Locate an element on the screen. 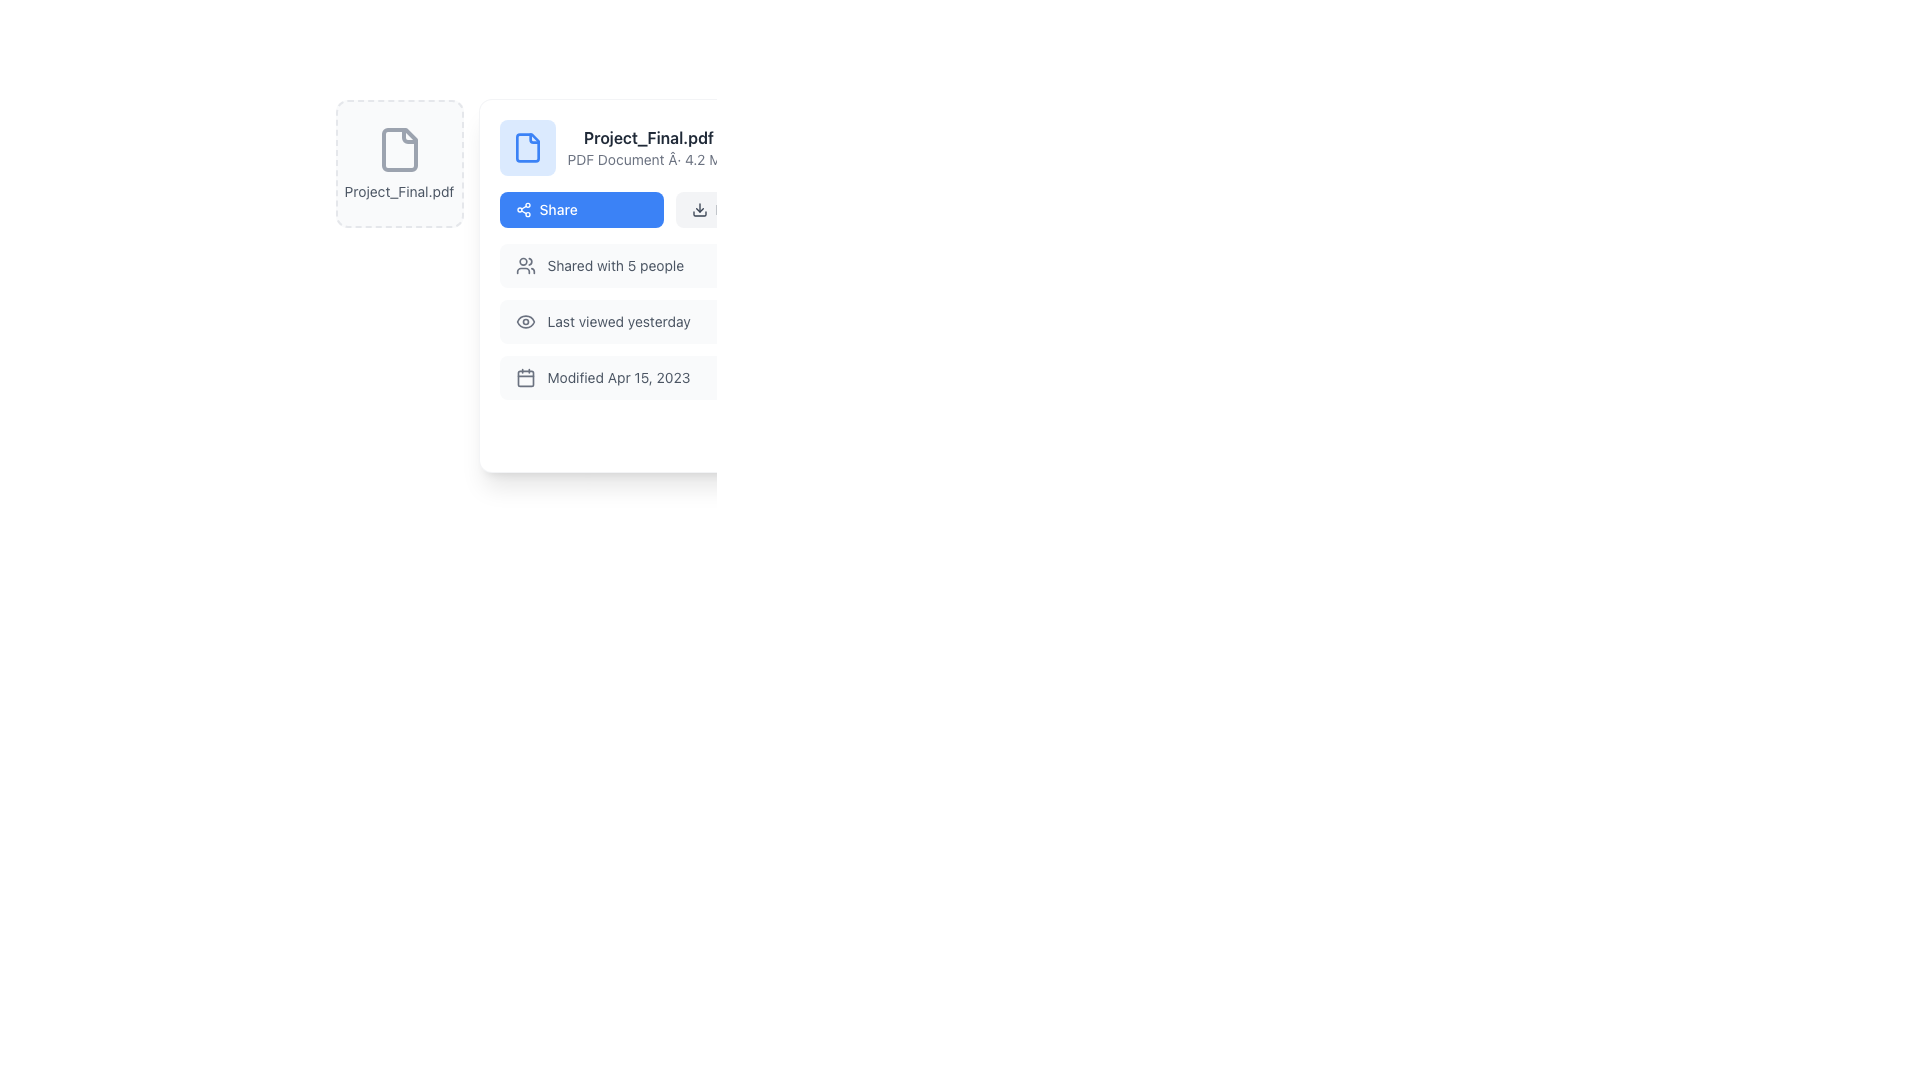 The image size is (1920, 1080). the text label displaying 'Modified Apr 15, 2023' to associate this information with the file's metadata is located at coordinates (618, 378).